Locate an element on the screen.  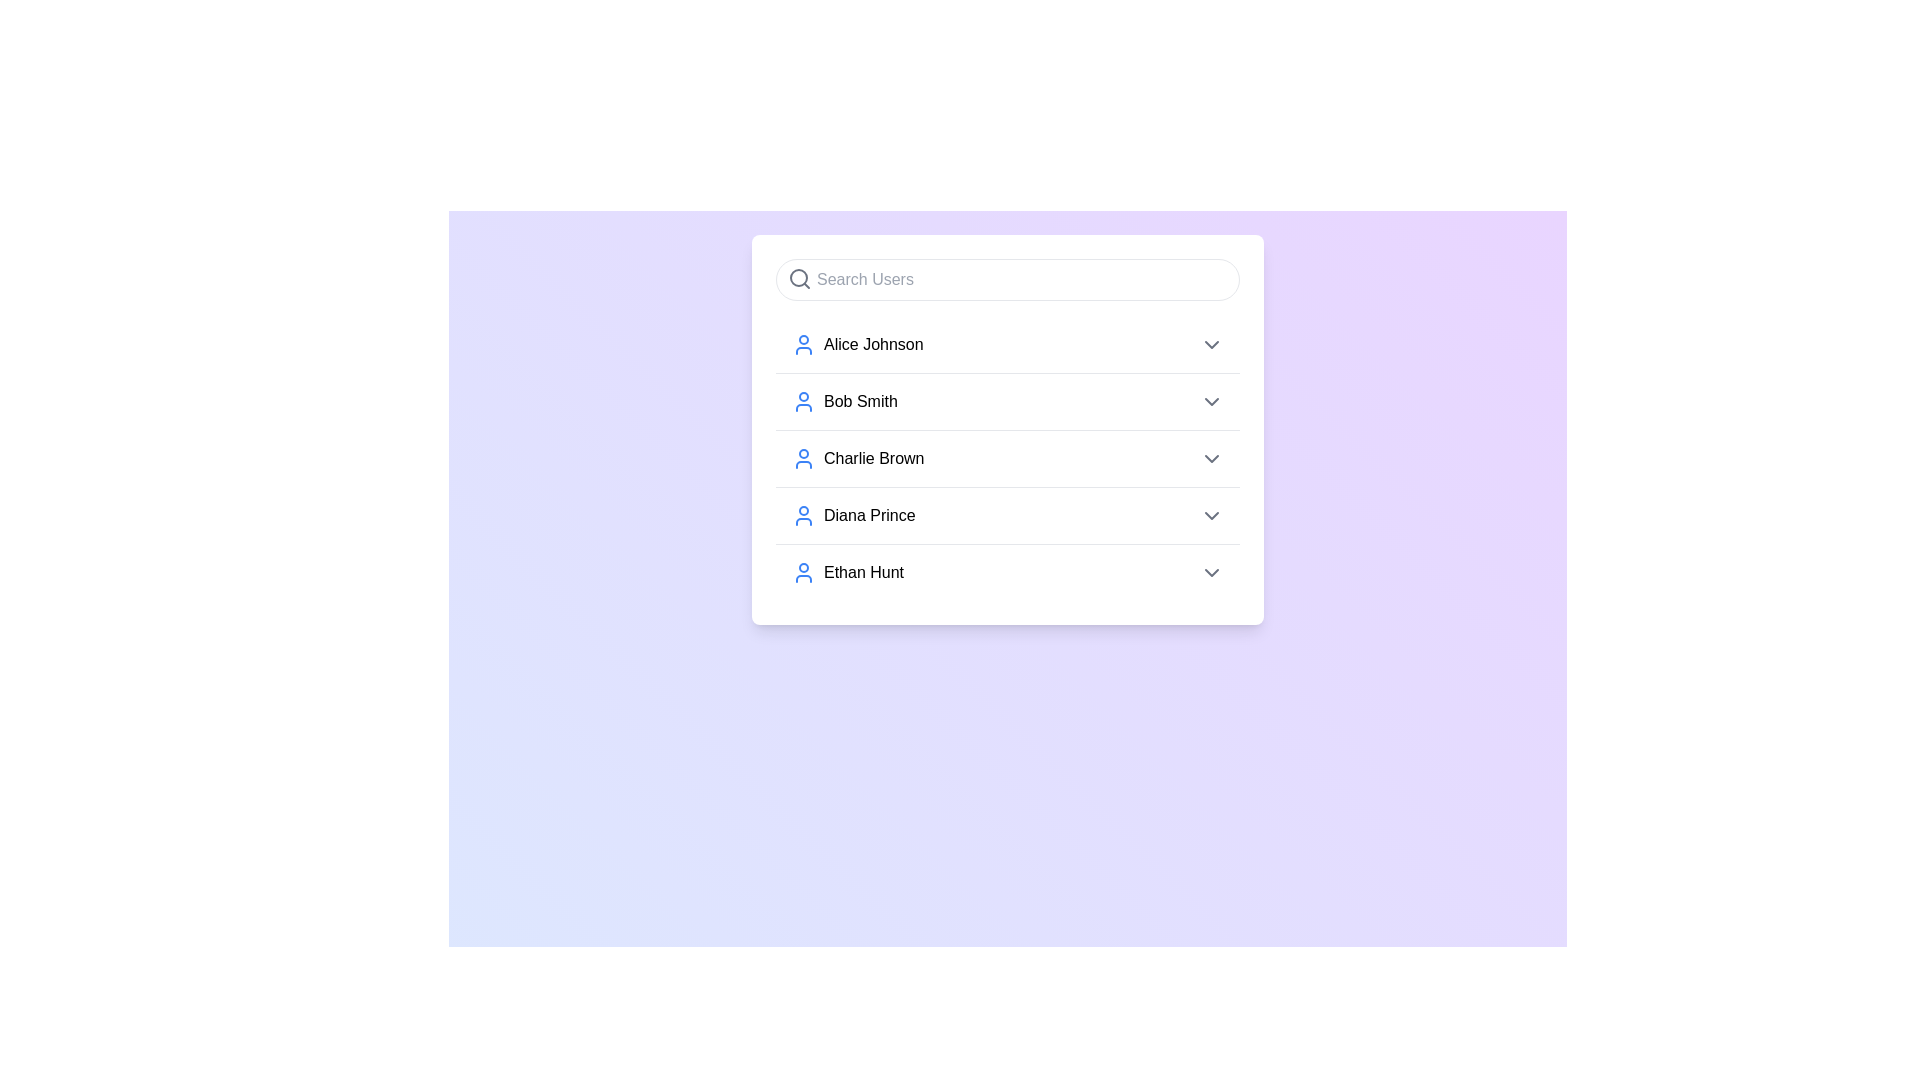
the fourth list item representing user 'Diana Prince' is located at coordinates (853, 515).